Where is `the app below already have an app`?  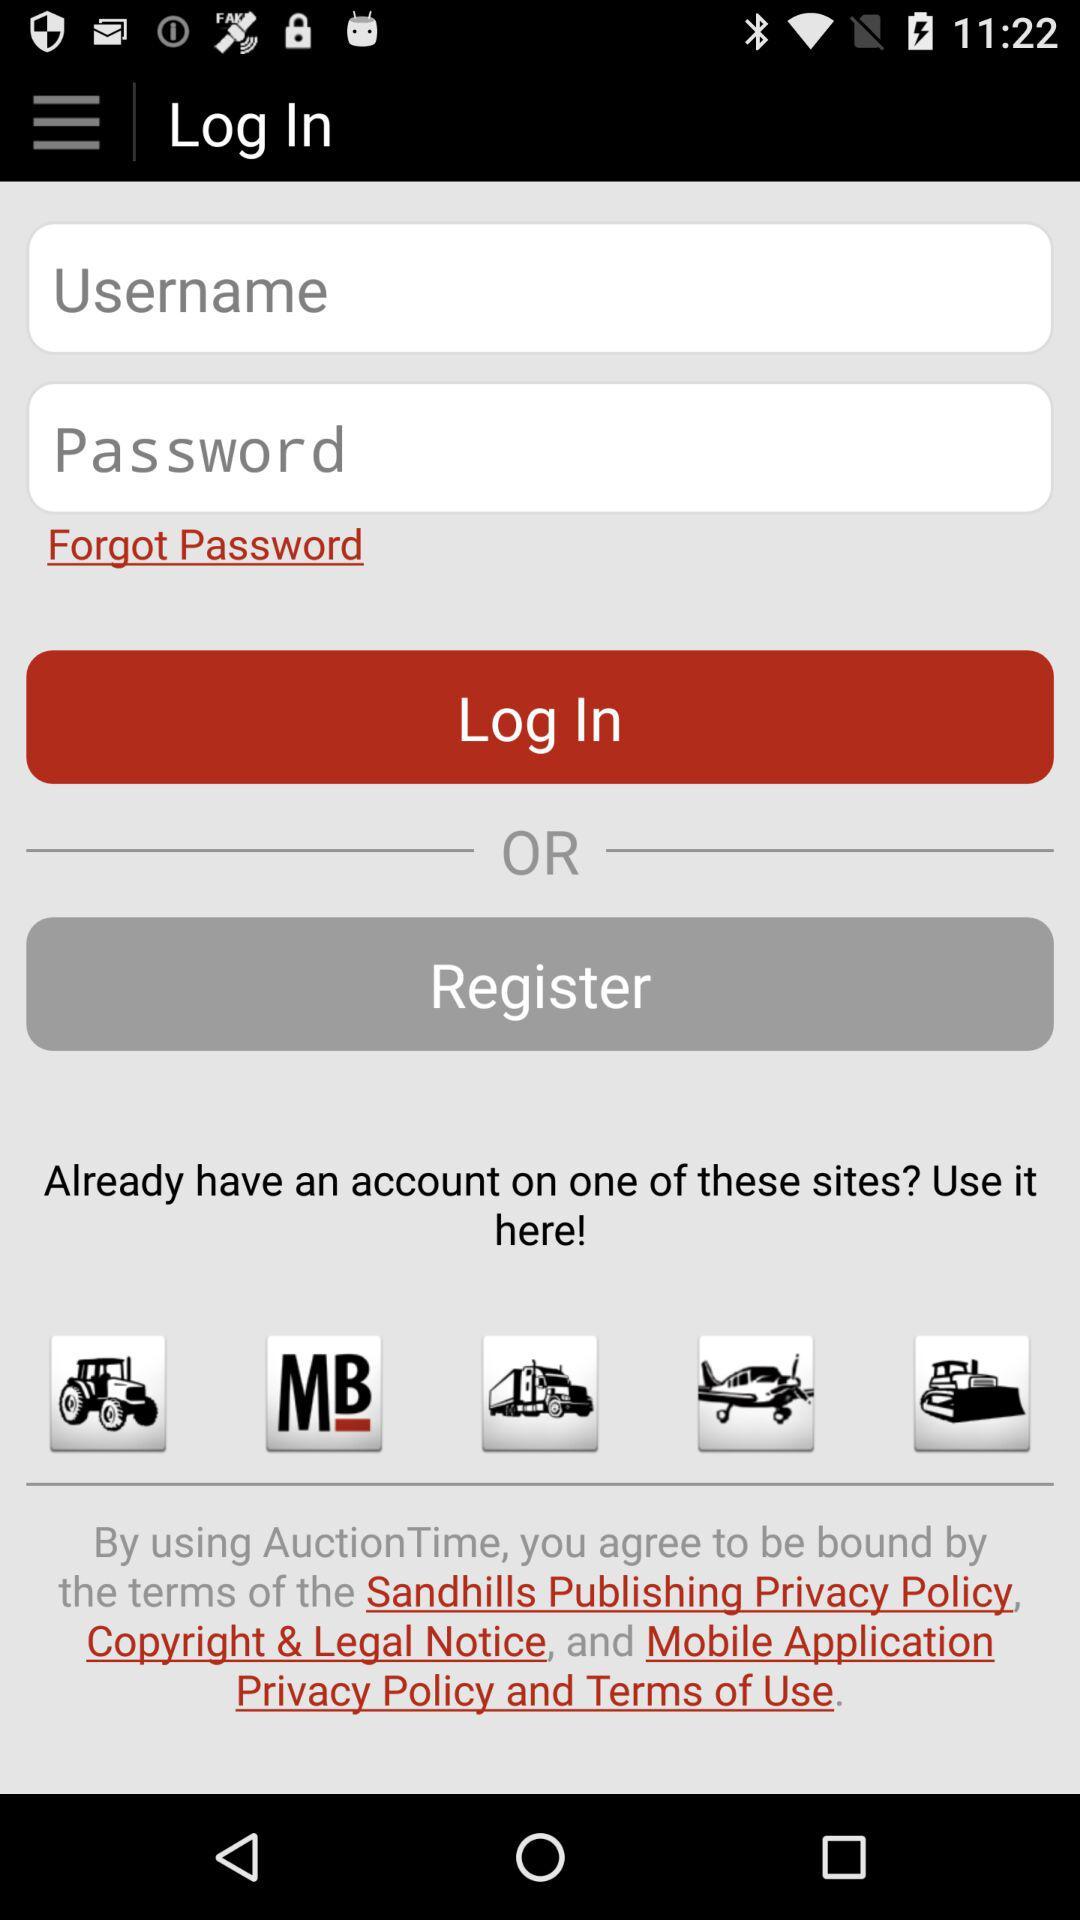
the app below already have an app is located at coordinates (971, 1392).